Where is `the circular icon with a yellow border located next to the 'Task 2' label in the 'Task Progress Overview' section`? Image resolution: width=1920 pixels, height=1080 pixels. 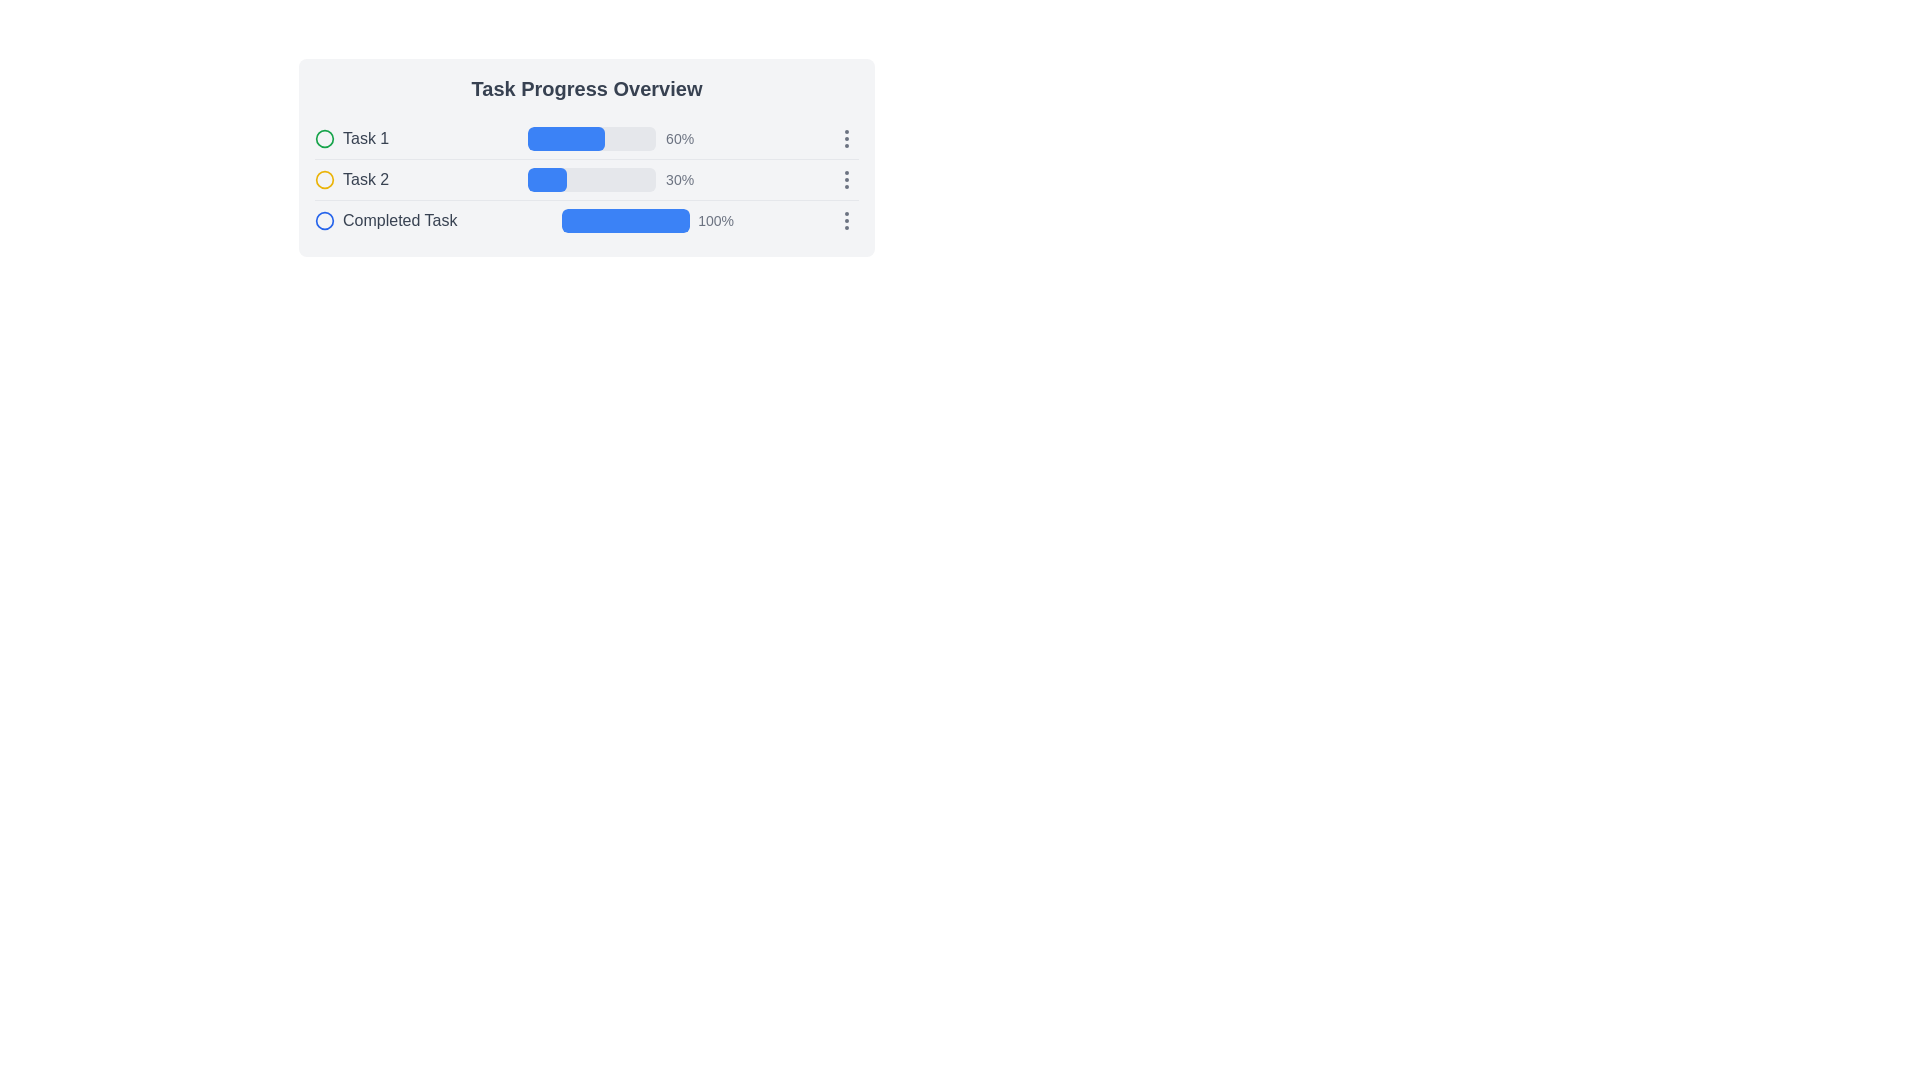
the circular icon with a yellow border located next to the 'Task 2' label in the 'Task Progress Overview' section is located at coordinates (325, 180).